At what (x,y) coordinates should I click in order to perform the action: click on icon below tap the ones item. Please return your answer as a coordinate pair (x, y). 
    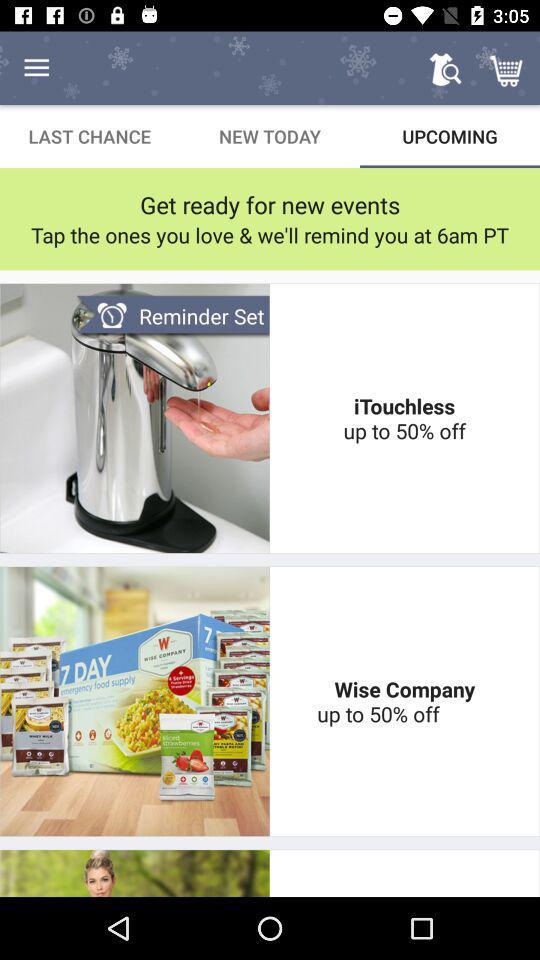
    Looking at the image, I should click on (172, 316).